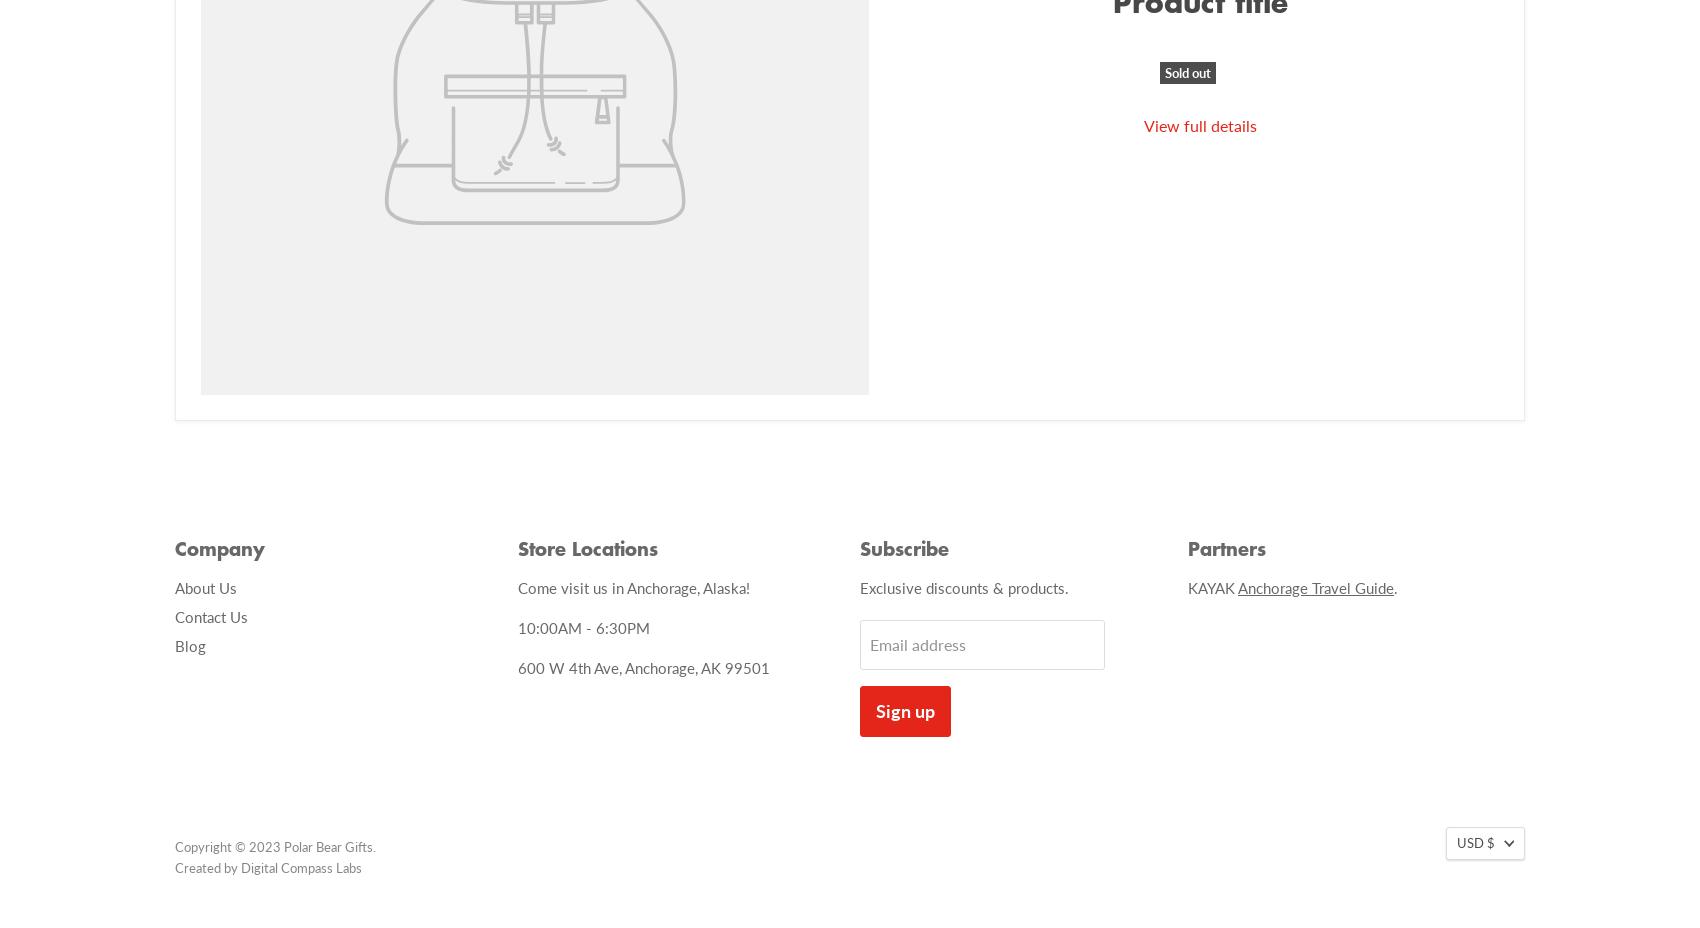 The image size is (1700, 928). What do you see at coordinates (189, 644) in the screenshot?
I see `'Blog'` at bounding box center [189, 644].